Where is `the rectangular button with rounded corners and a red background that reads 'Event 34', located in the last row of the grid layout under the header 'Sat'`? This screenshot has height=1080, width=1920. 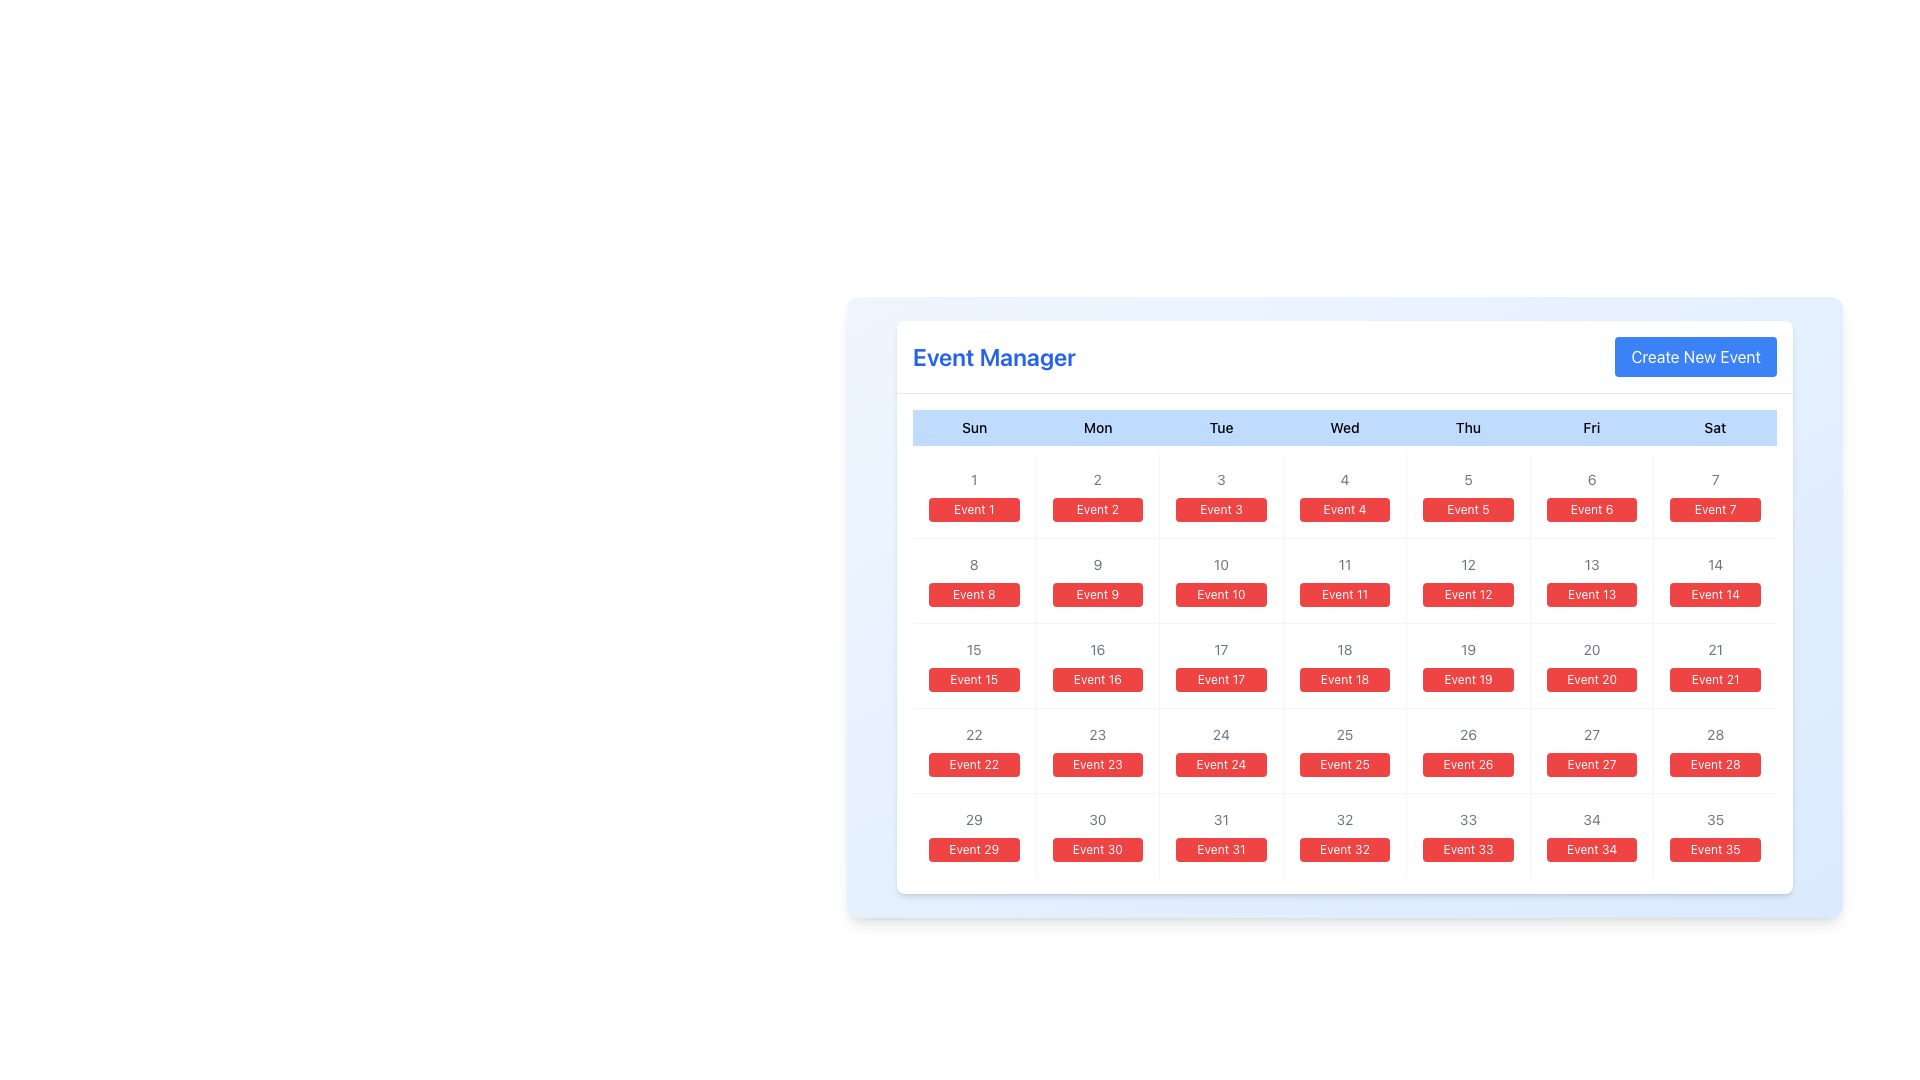 the rectangular button with rounded corners and a red background that reads 'Event 34', located in the last row of the grid layout under the header 'Sat' is located at coordinates (1591, 849).